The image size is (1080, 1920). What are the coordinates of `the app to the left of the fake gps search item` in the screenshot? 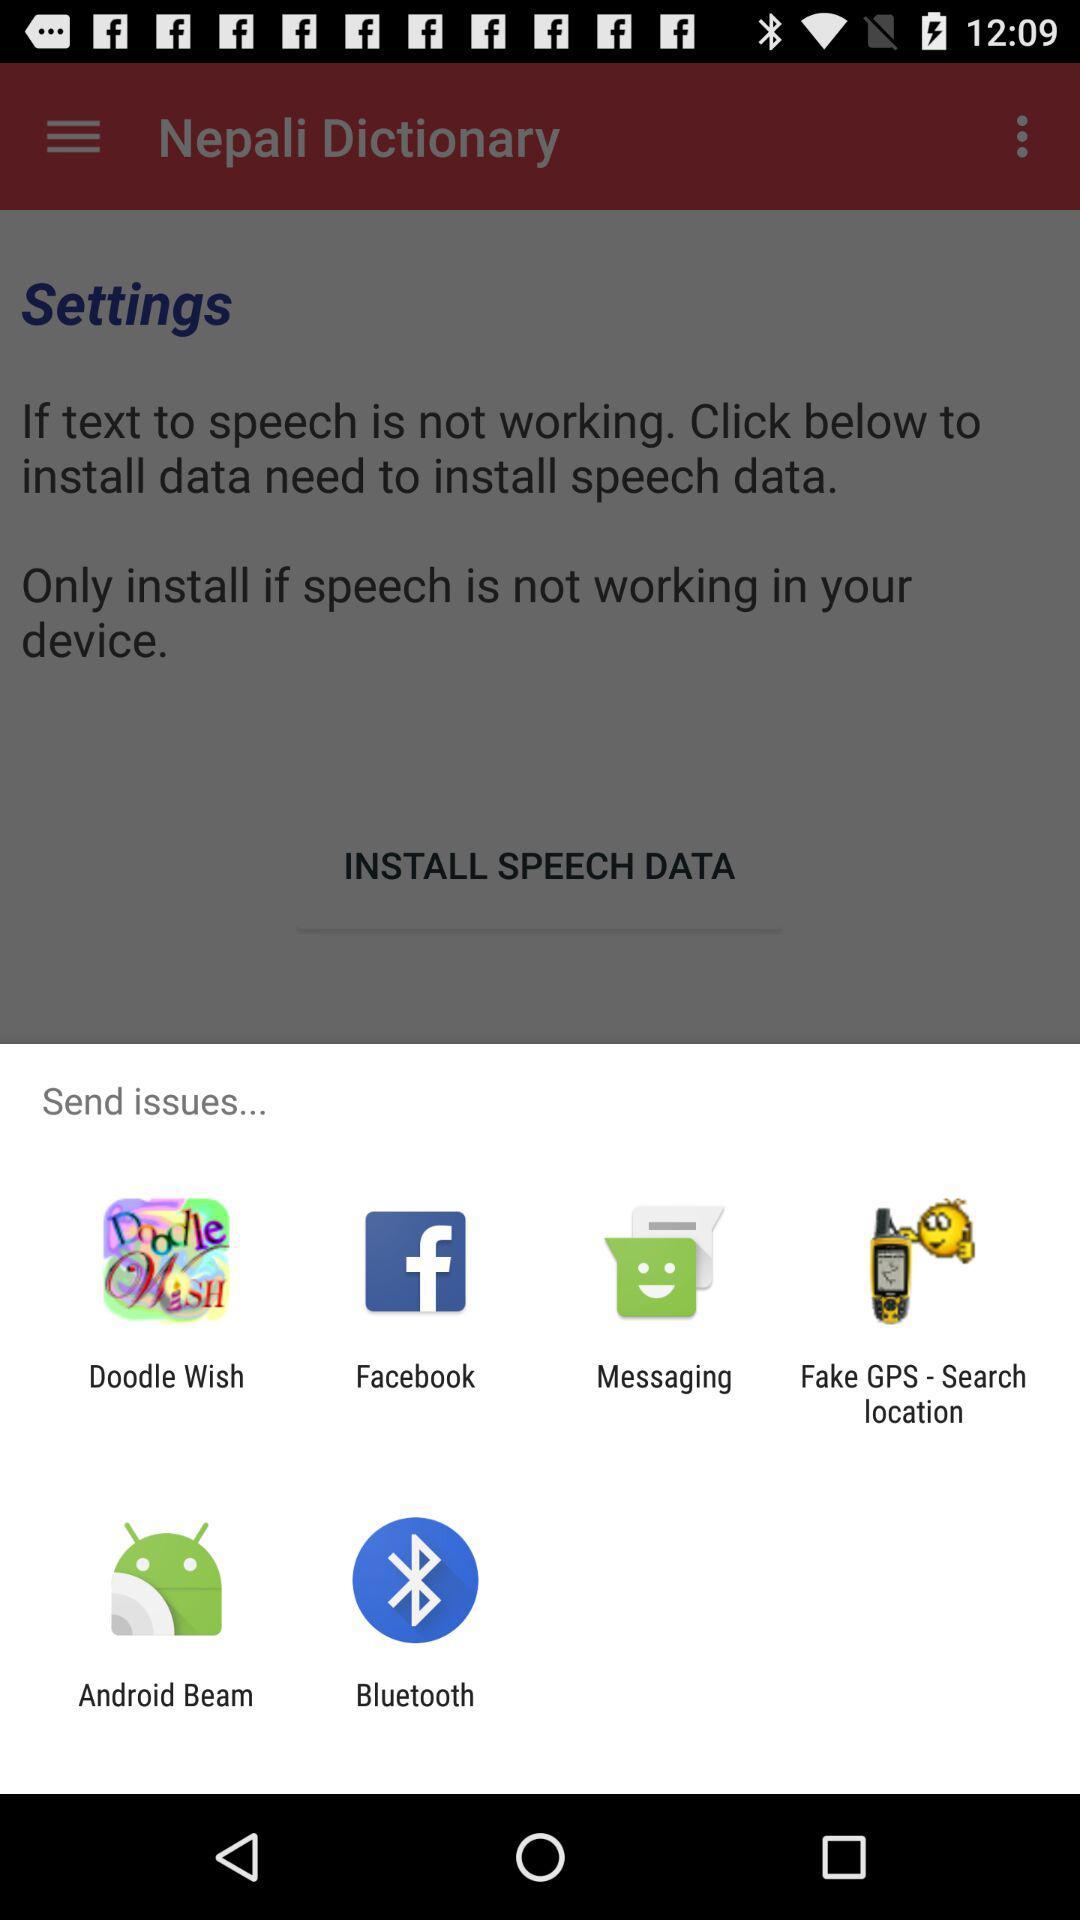 It's located at (664, 1392).